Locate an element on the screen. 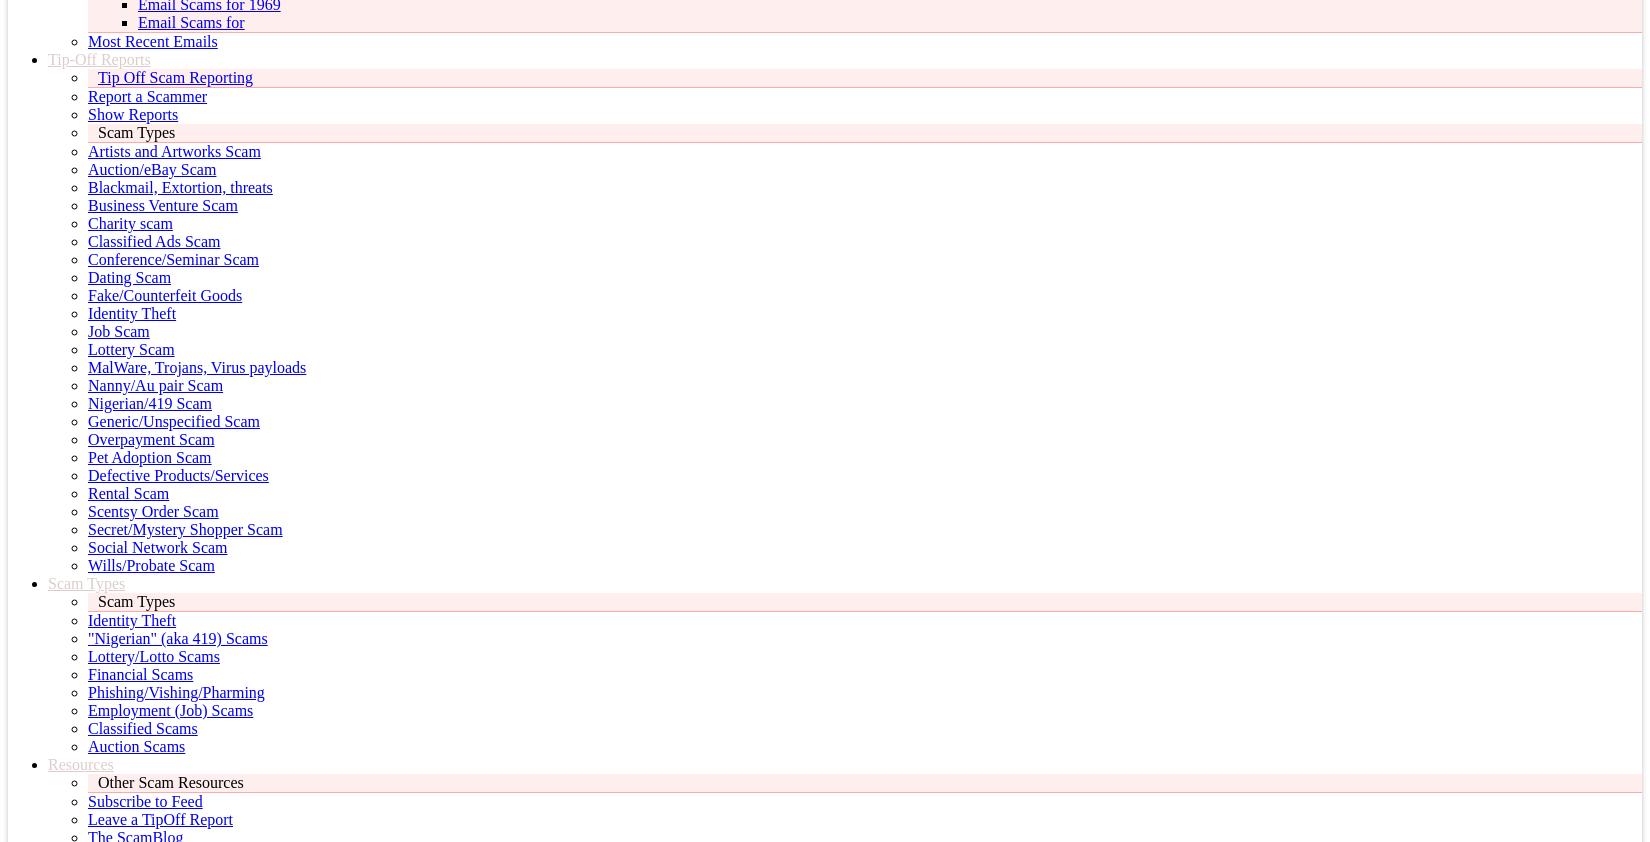 The width and height of the screenshot is (1650, 842). 'Auction Scams' is located at coordinates (136, 746).